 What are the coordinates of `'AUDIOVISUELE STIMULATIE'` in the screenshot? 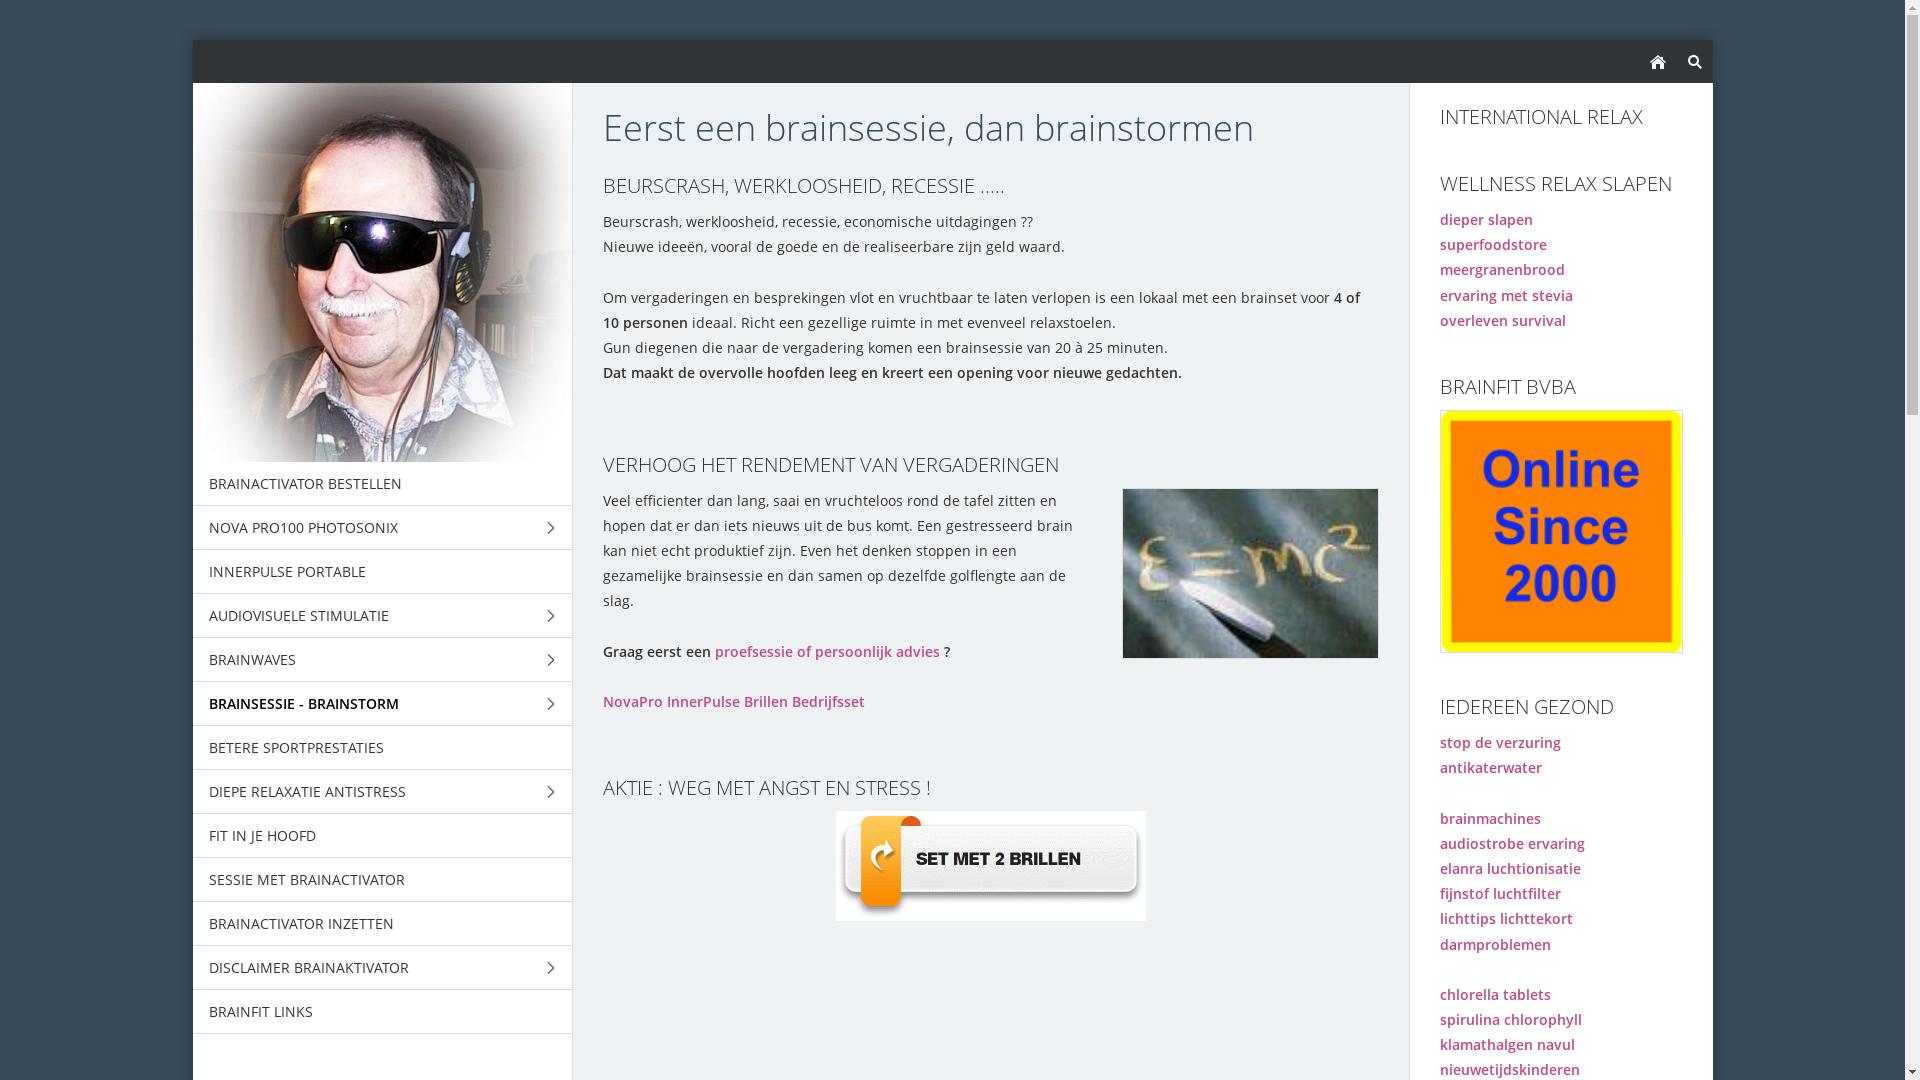 It's located at (381, 615).